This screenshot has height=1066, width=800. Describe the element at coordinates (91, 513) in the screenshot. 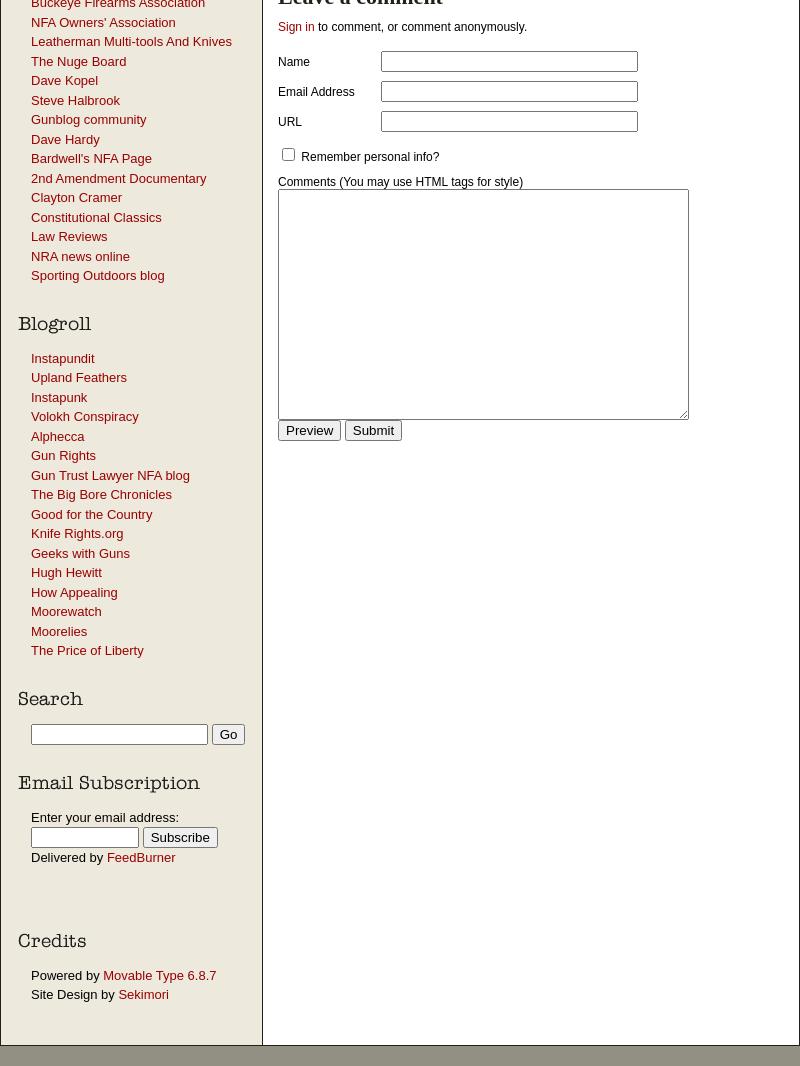

I see `'Good for the Country'` at that location.